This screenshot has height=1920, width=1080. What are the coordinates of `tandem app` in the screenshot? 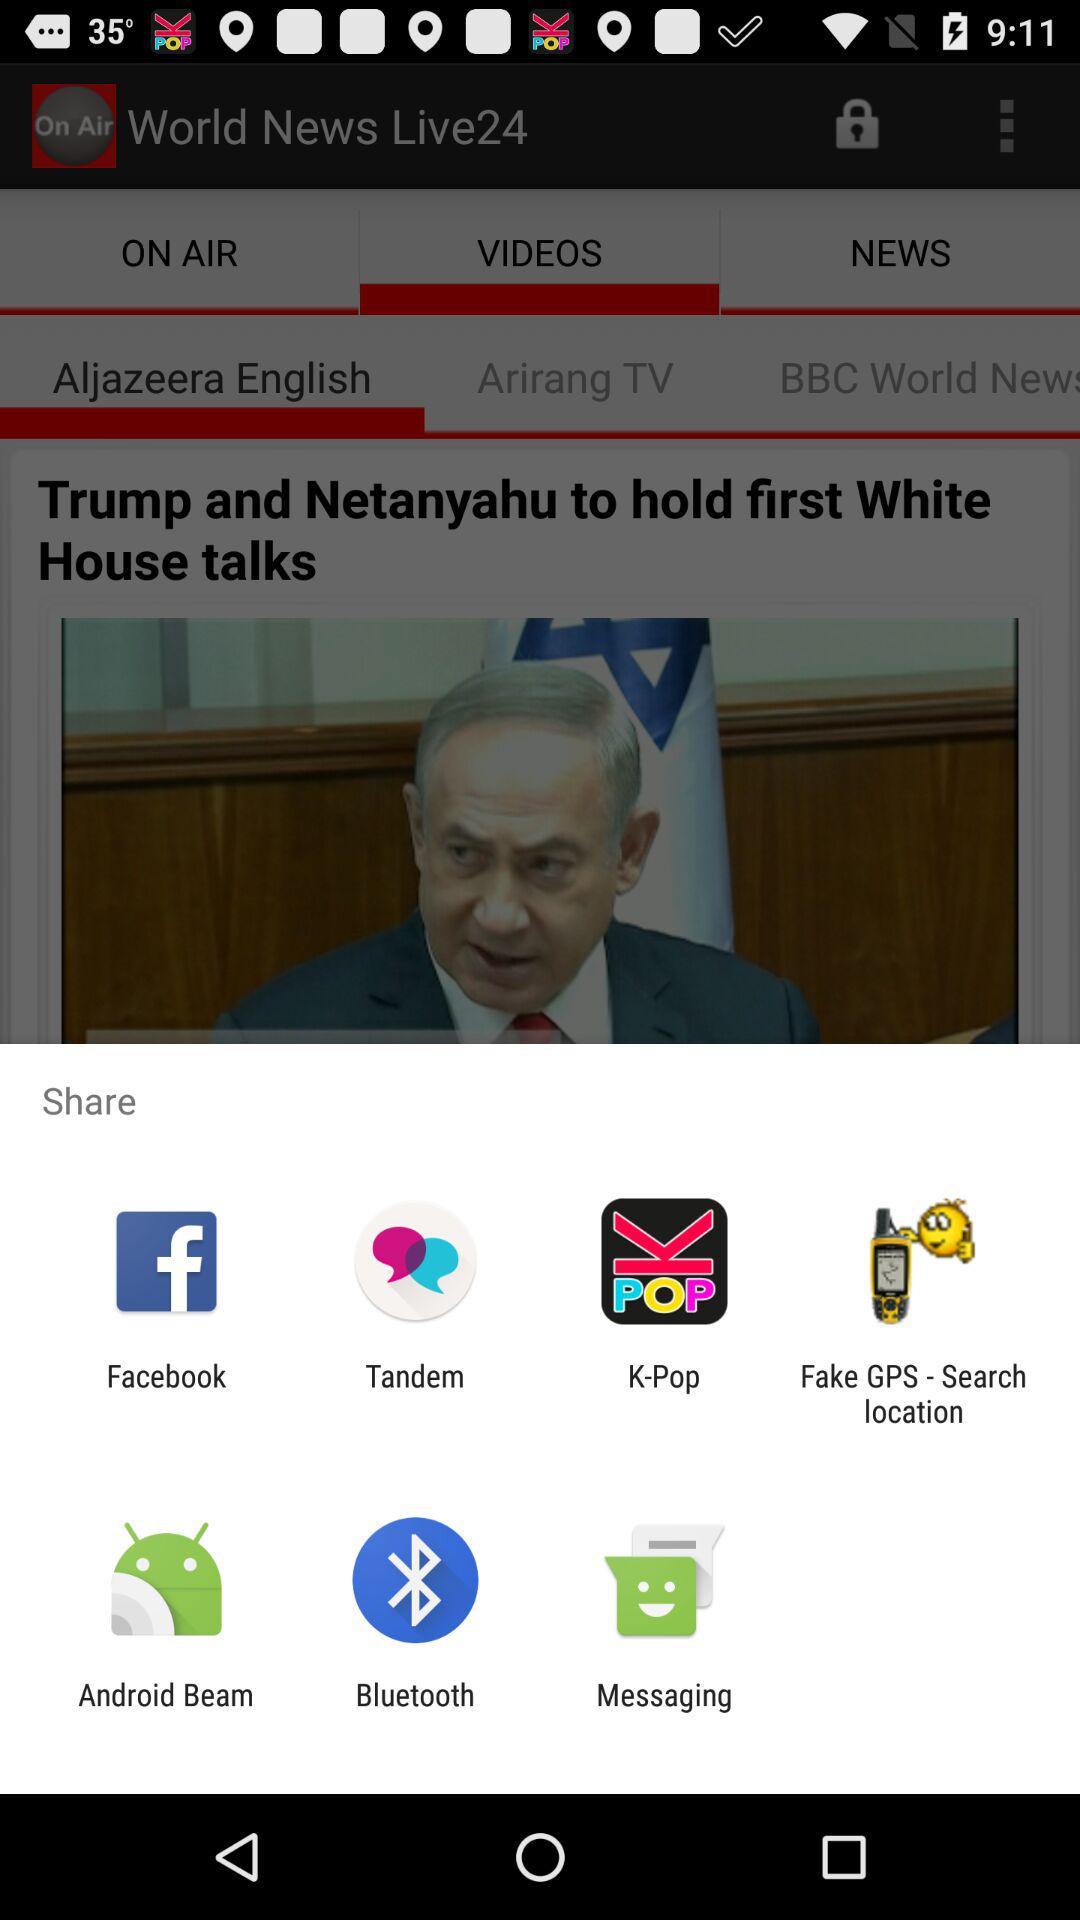 It's located at (414, 1392).